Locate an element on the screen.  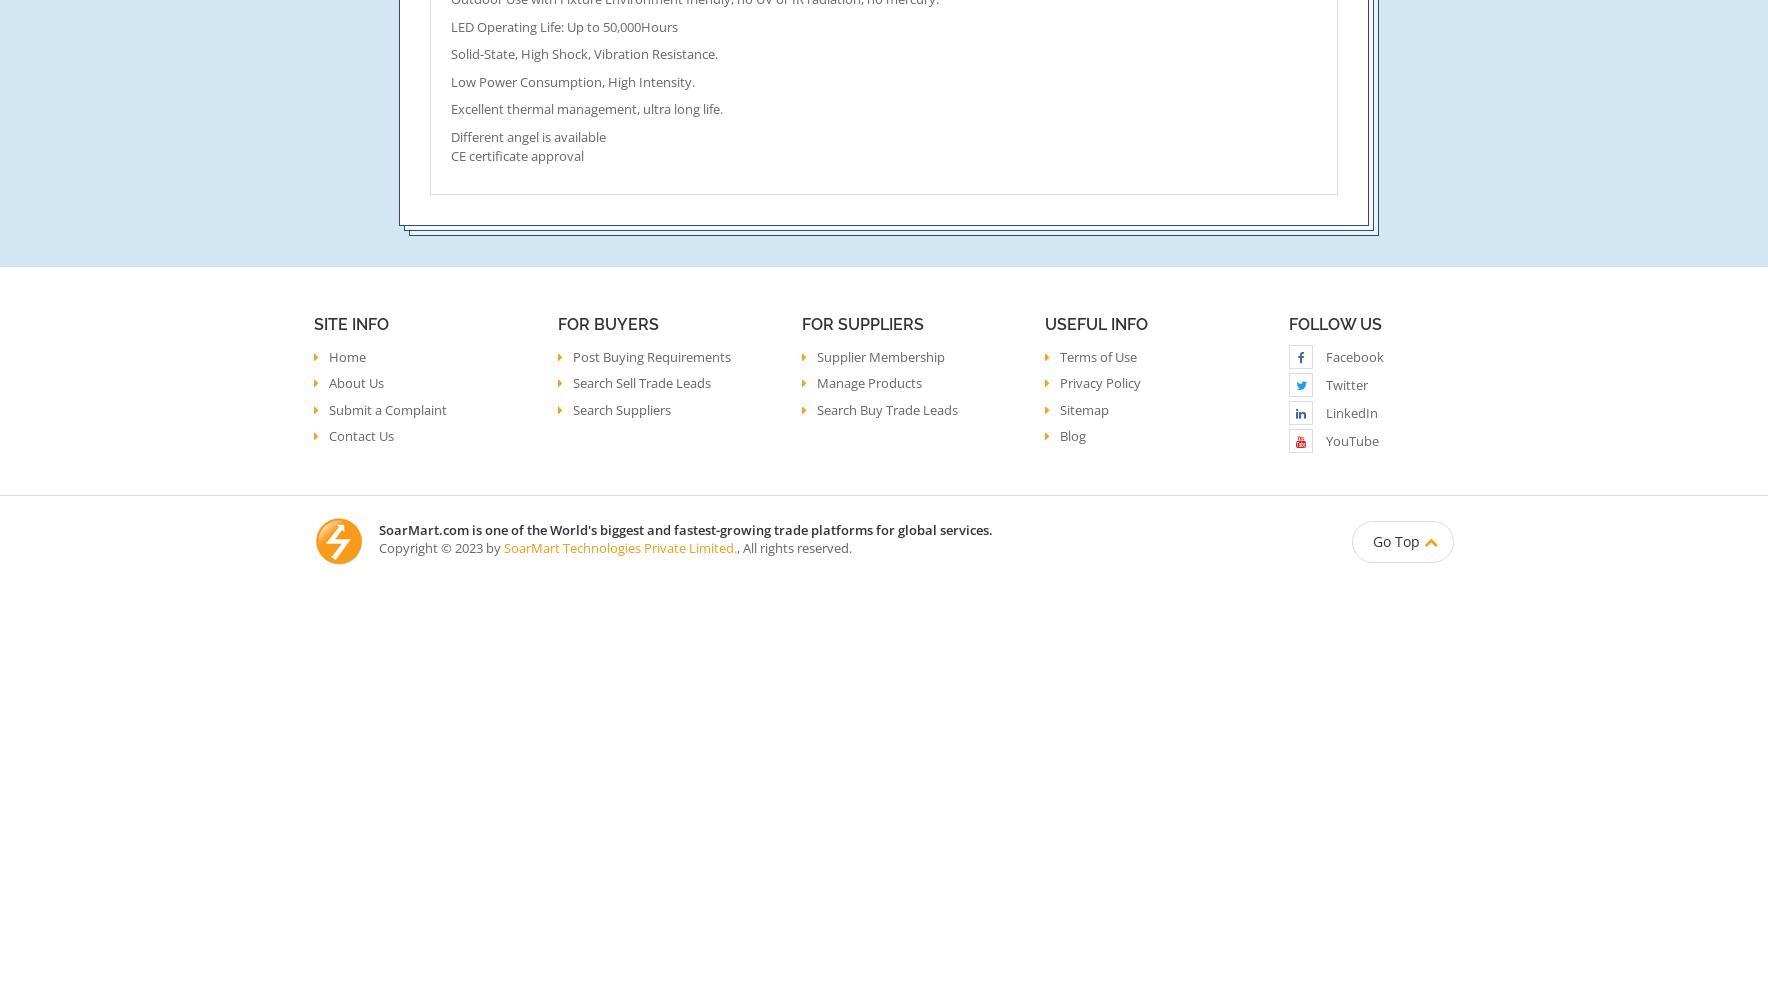
'About Us' is located at coordinates (356, 383).